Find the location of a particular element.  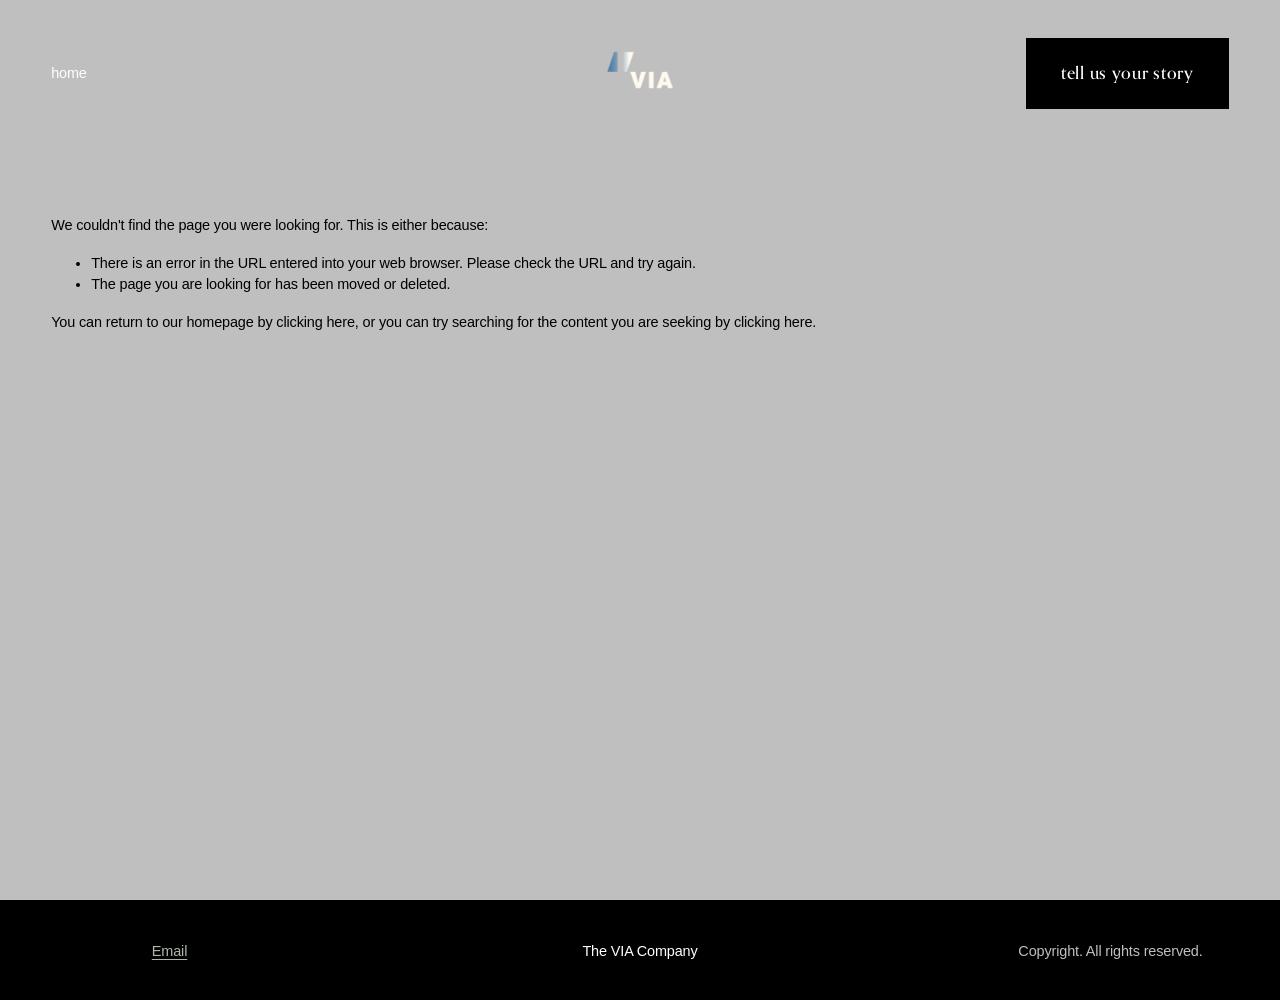

'Email' is located at coordinates (168, 949).